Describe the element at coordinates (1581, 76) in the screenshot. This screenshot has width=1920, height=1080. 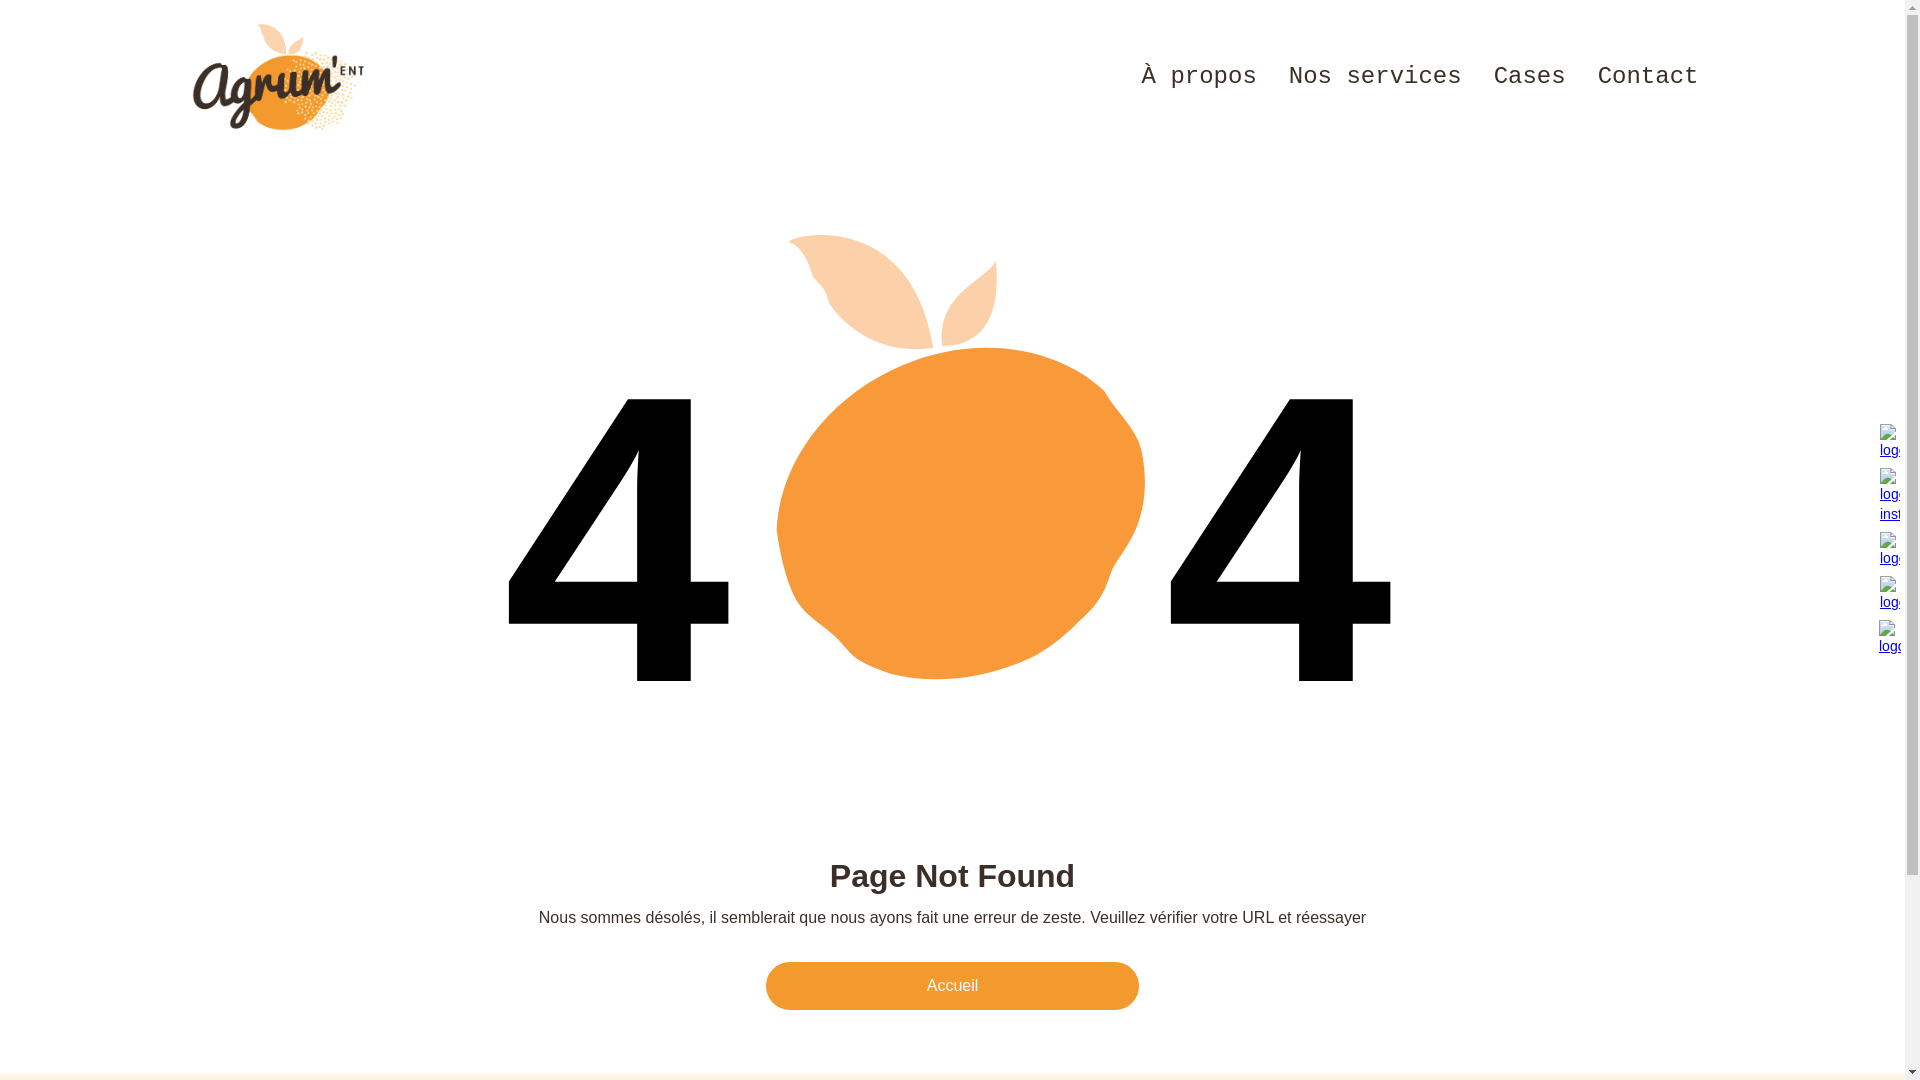
I see `'Contact'` at that location.